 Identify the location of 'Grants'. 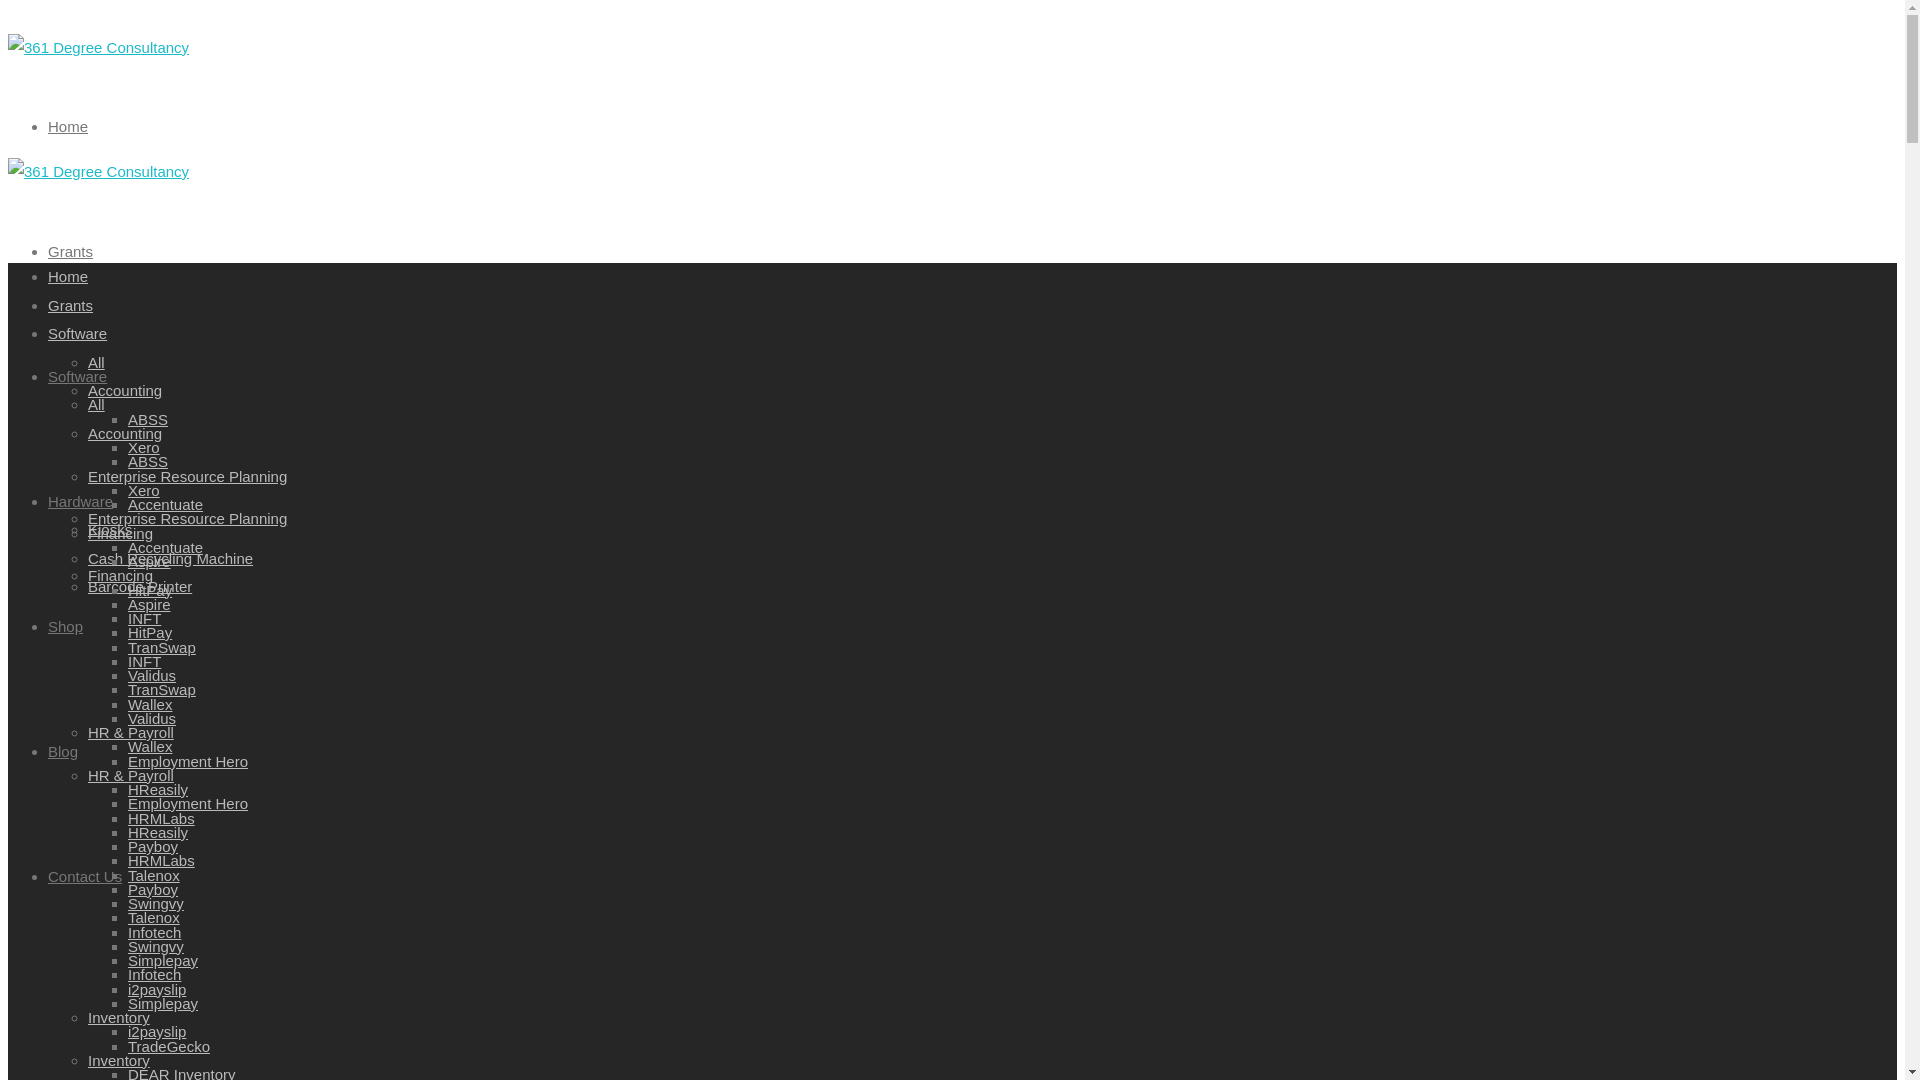
(70, 304).